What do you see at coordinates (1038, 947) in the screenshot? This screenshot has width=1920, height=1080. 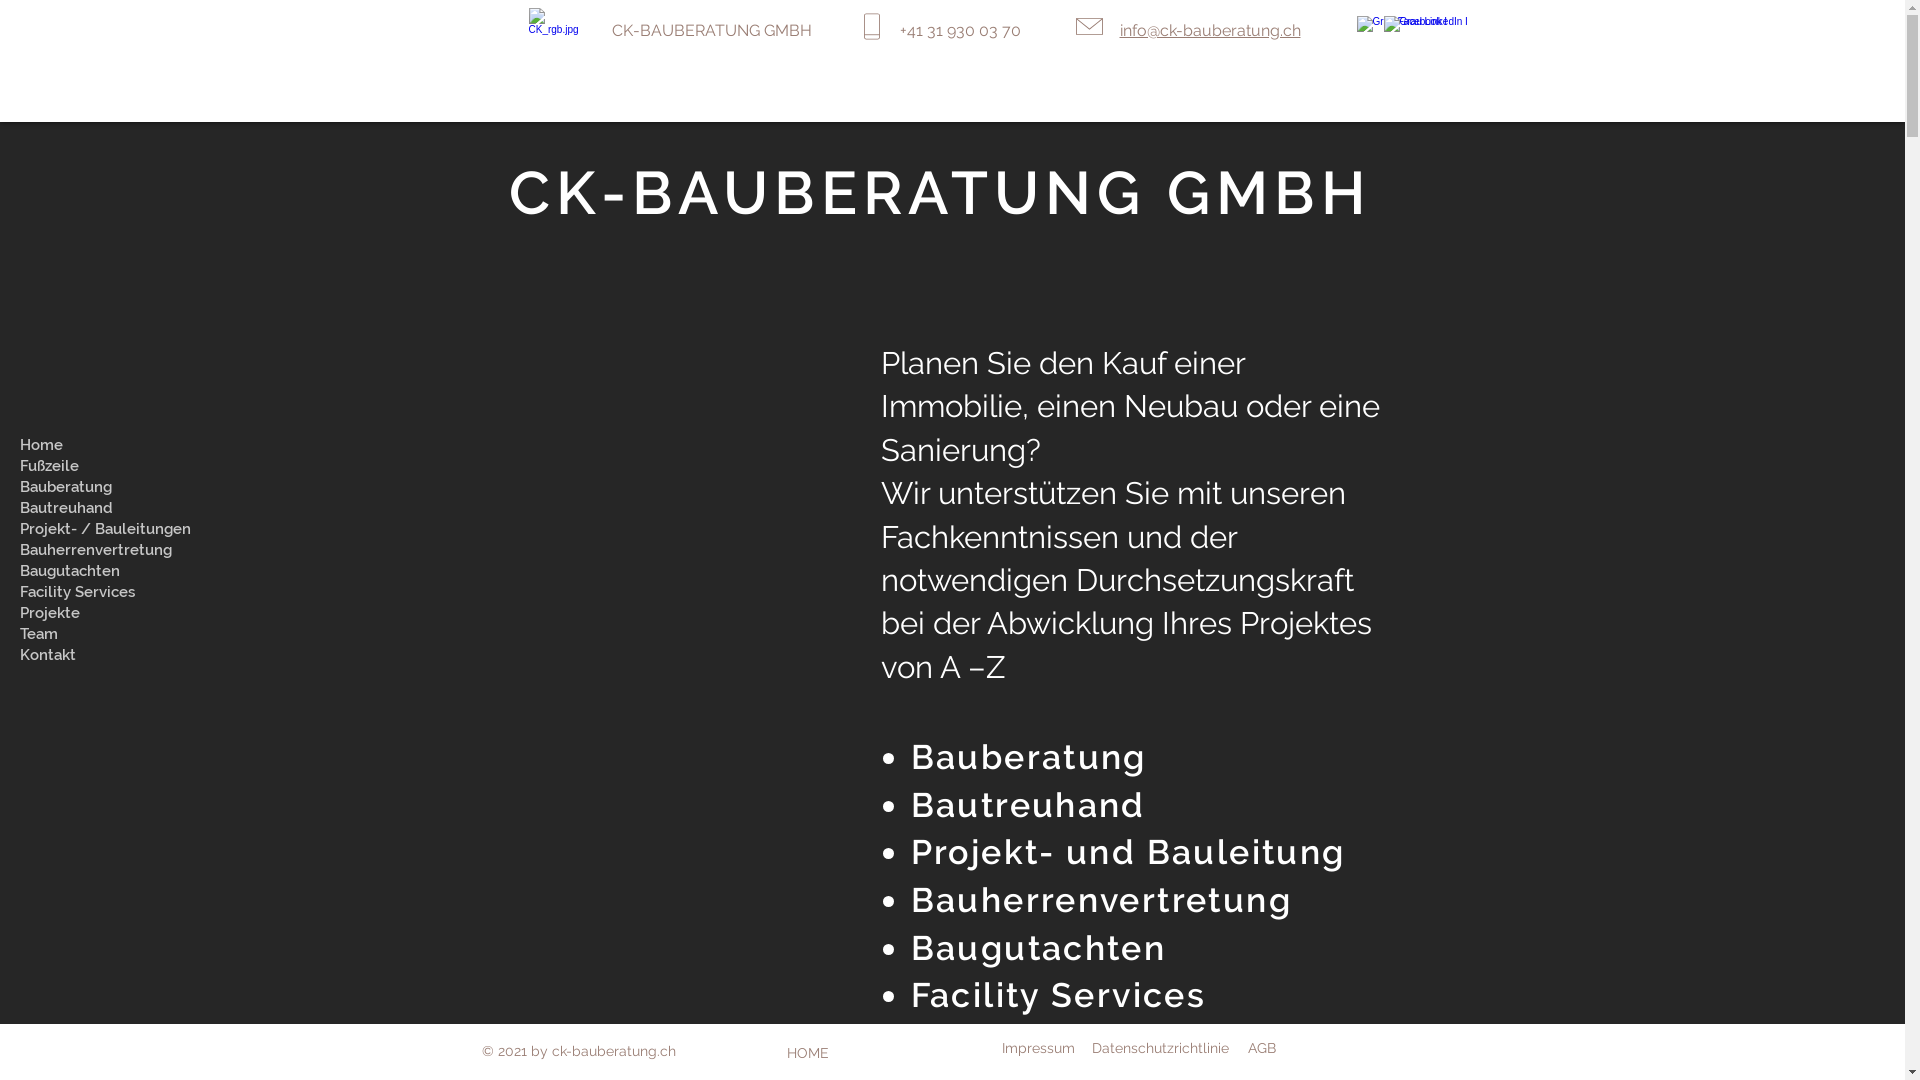 I see `'Baugutachten'` at bounding box center [1038, 947].